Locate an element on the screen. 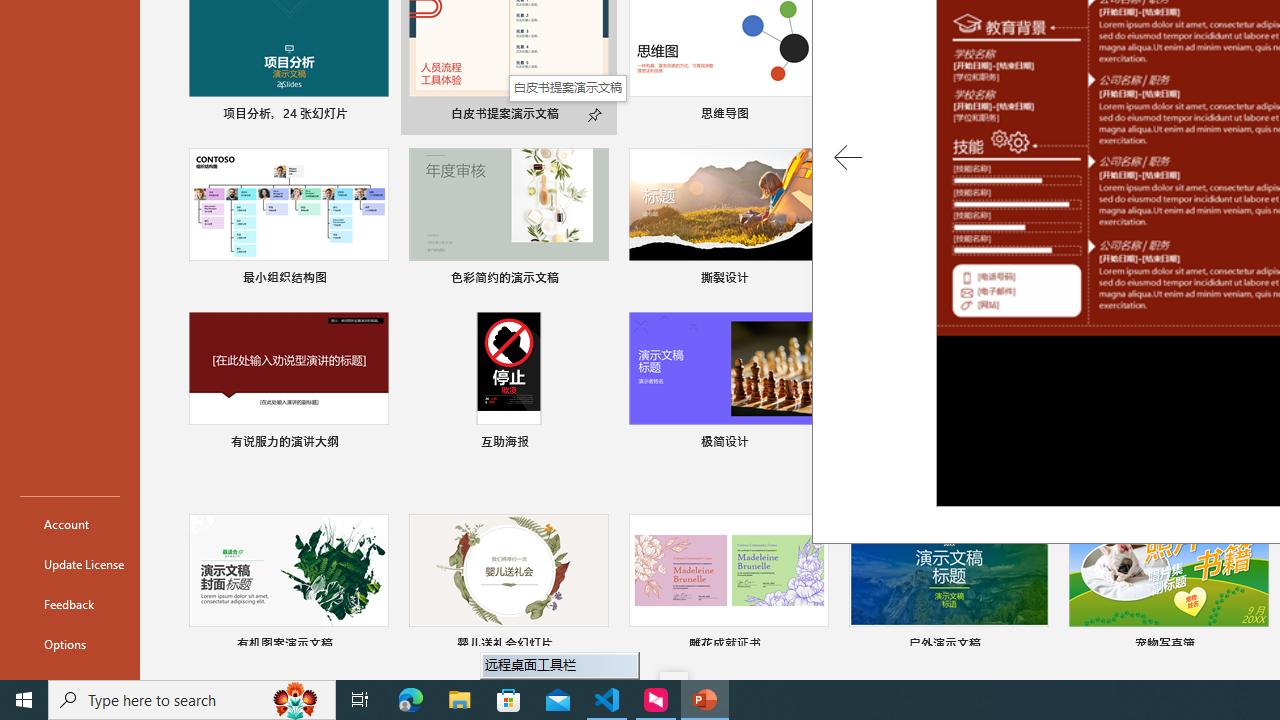 The image size is (1280, 720). 'Options' is located at coordinates (69, 644).